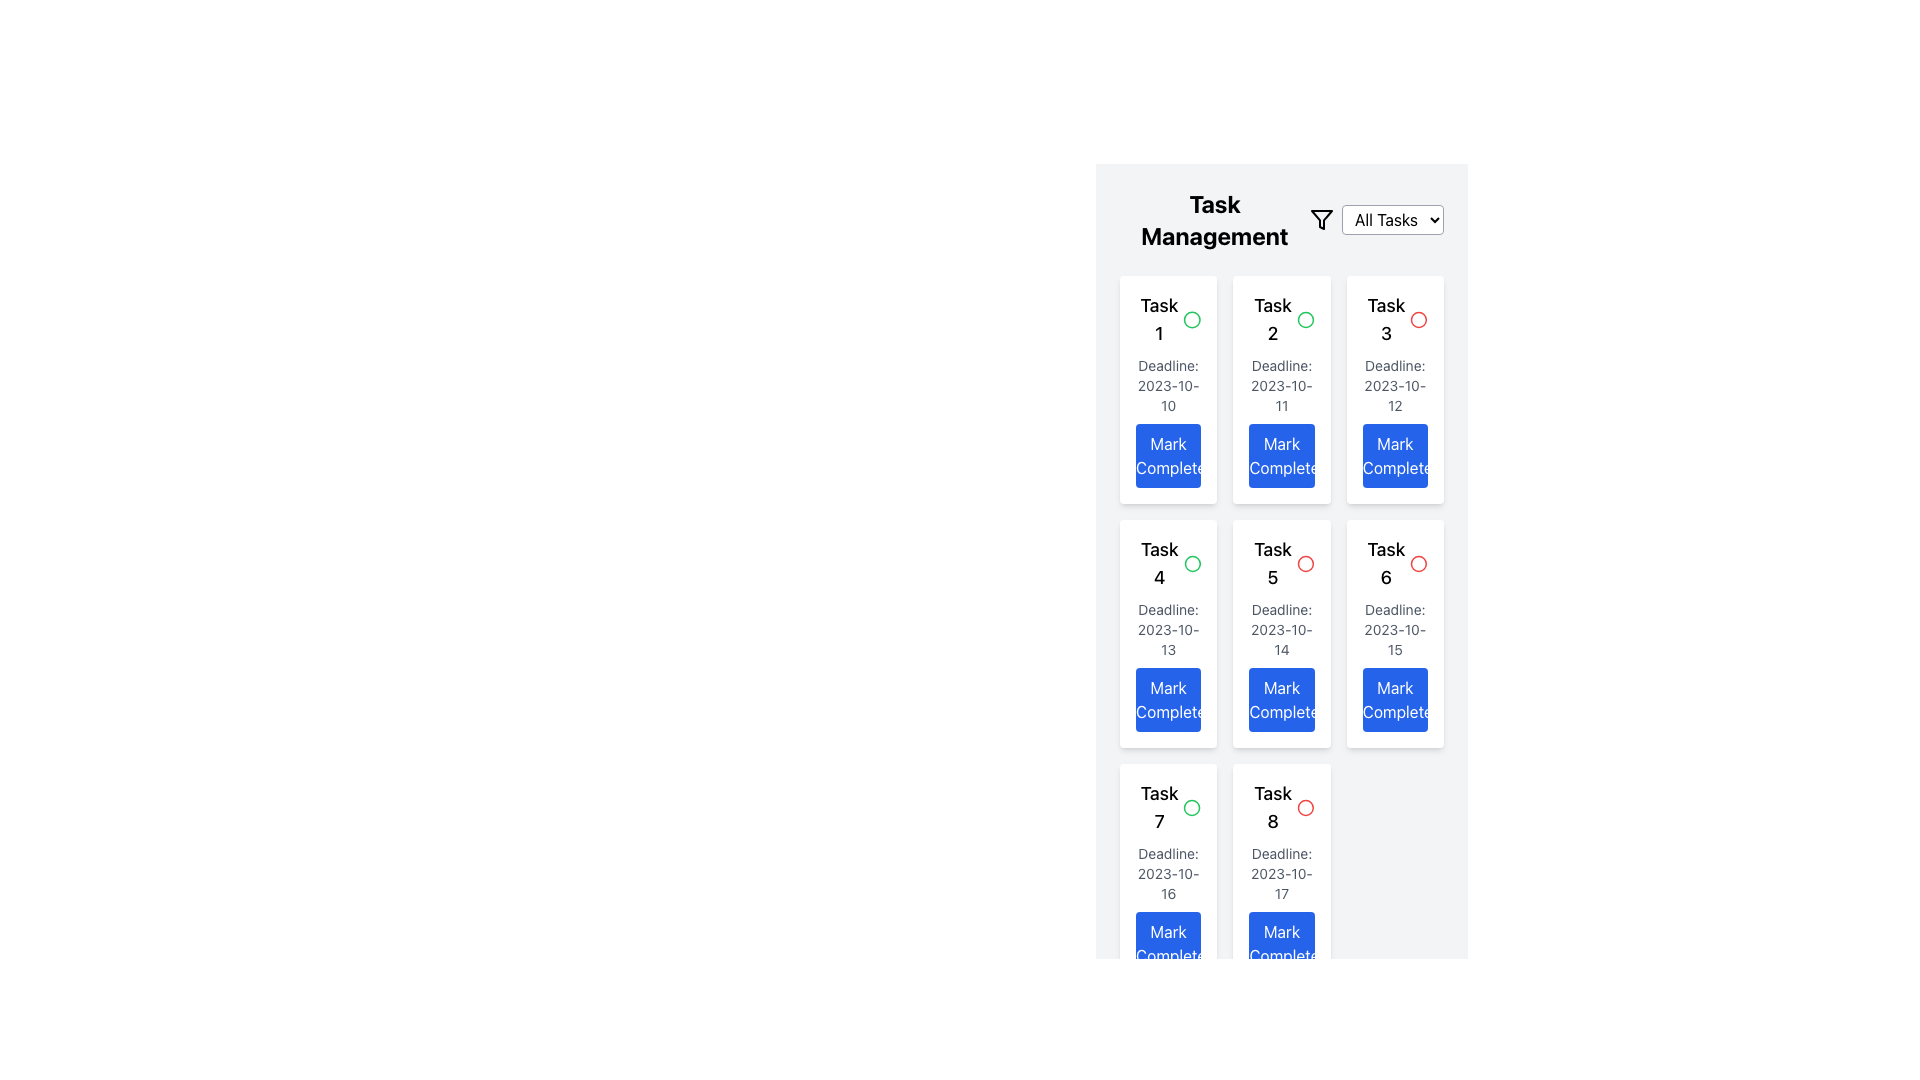 The image size is (1920, 1080). Describe the element at coordinates (1281, 389) in the screenshot. I see `the task item card that represents a task with details about its title and deadline, located in the first row and second column of the grid layout` at that location.